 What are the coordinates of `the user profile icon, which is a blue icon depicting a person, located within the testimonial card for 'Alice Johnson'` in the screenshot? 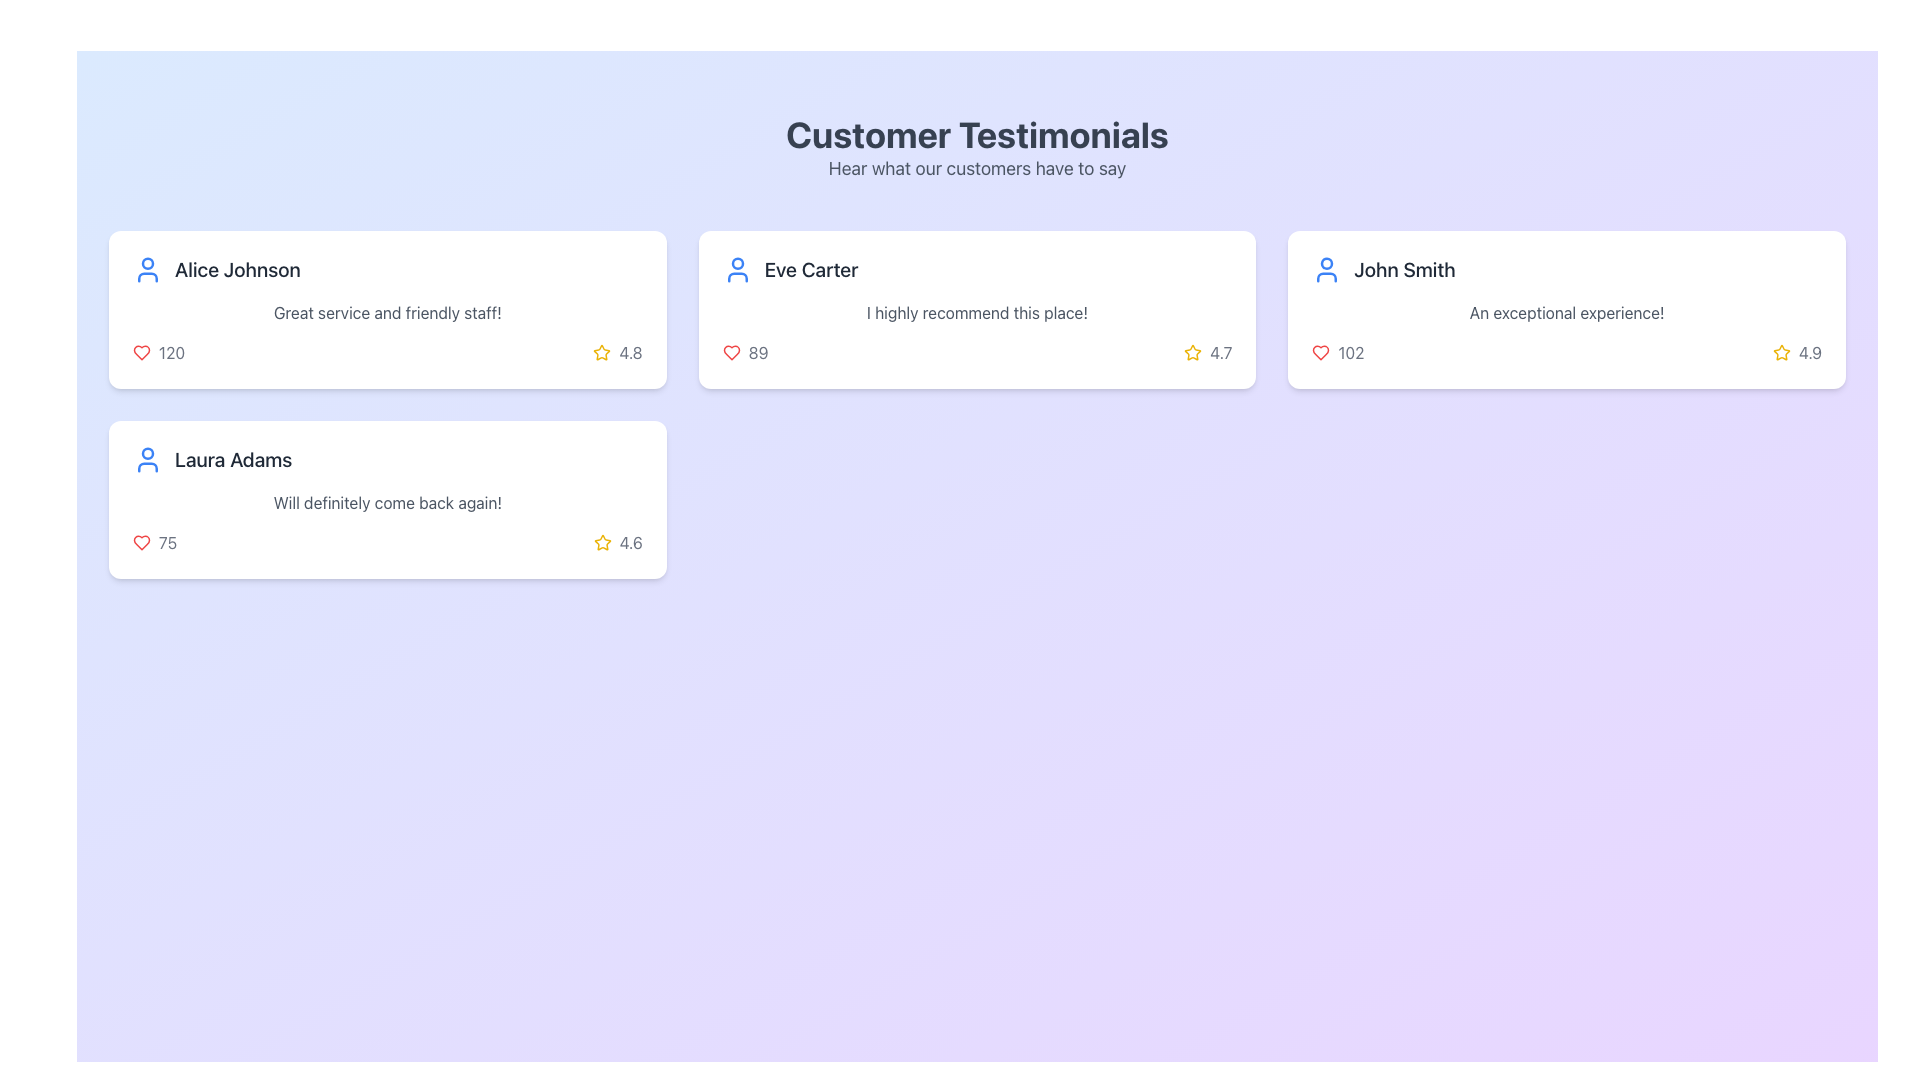 It's located at (147, 270).